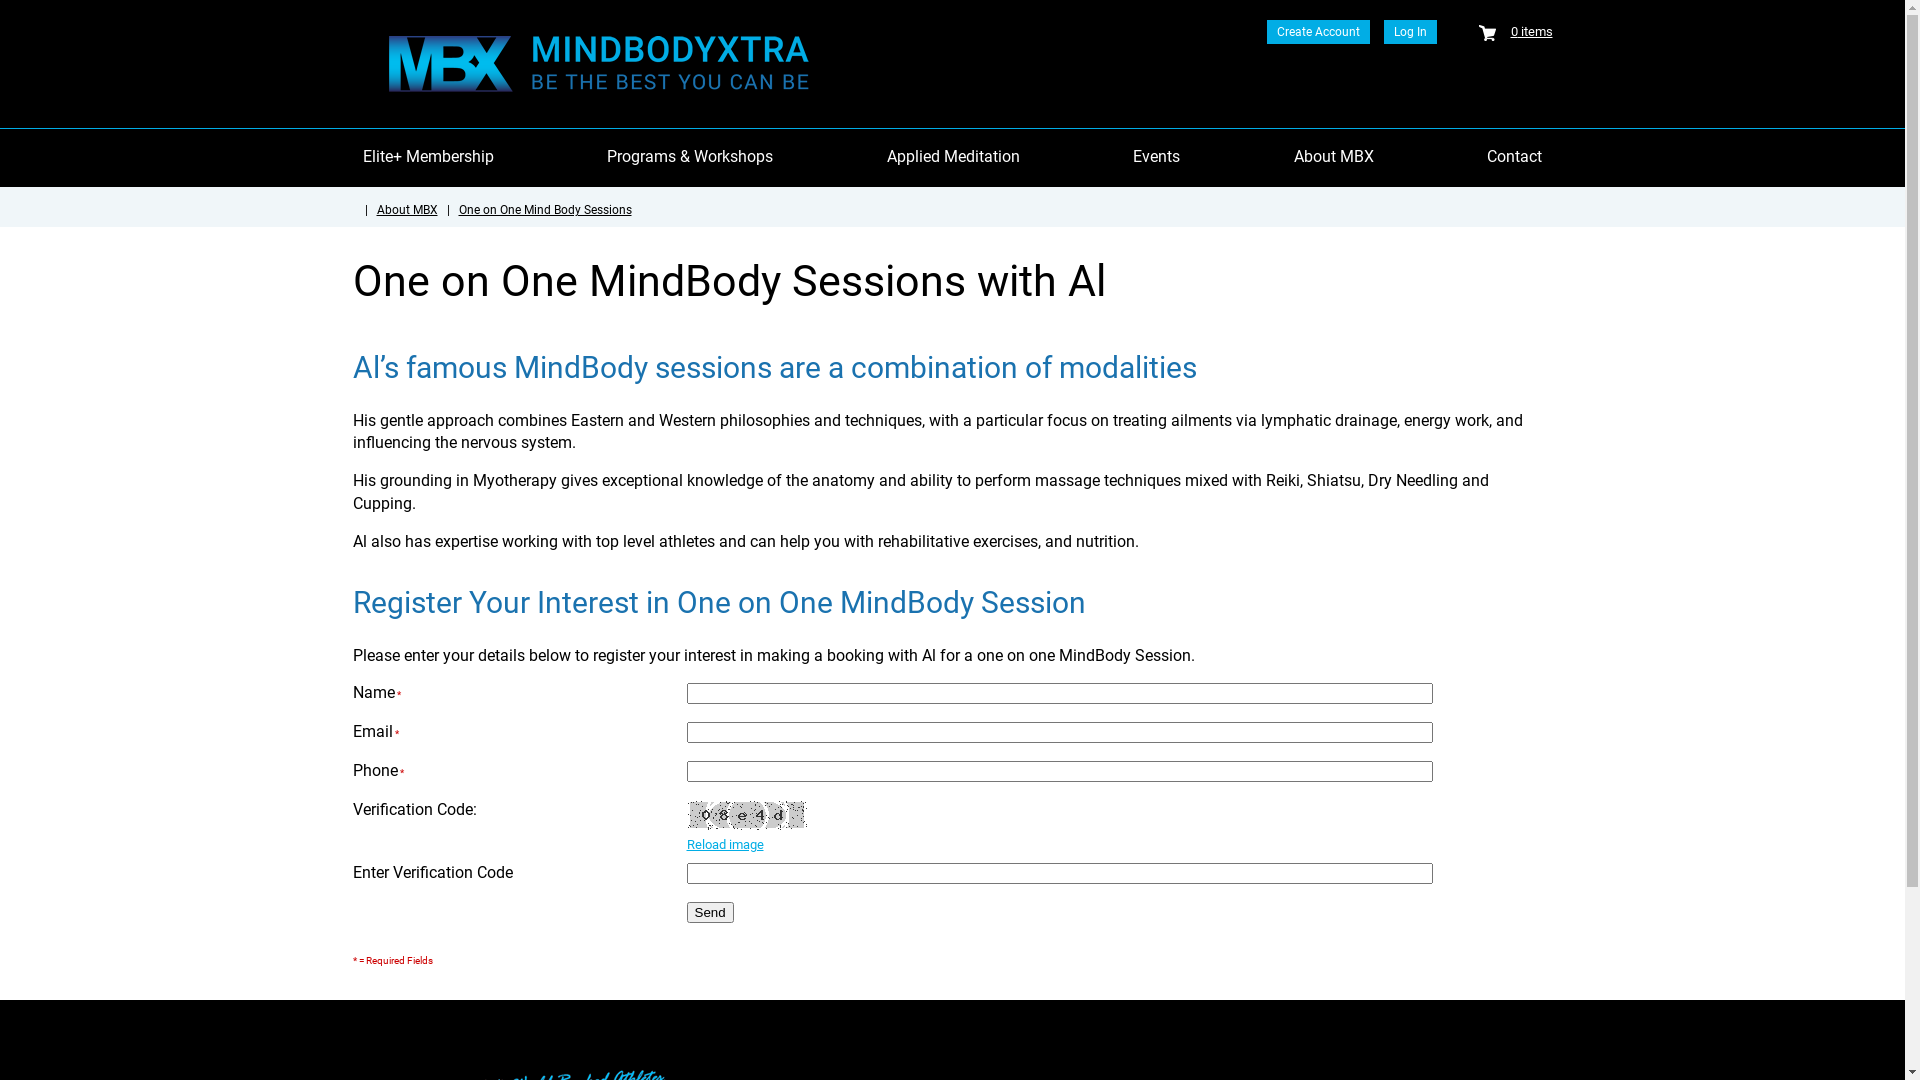 This screenshot has width=1920, height=1080. Describe the element at coordinates (1514, 156) in the screenshot. I see `'Contact'` at that location.